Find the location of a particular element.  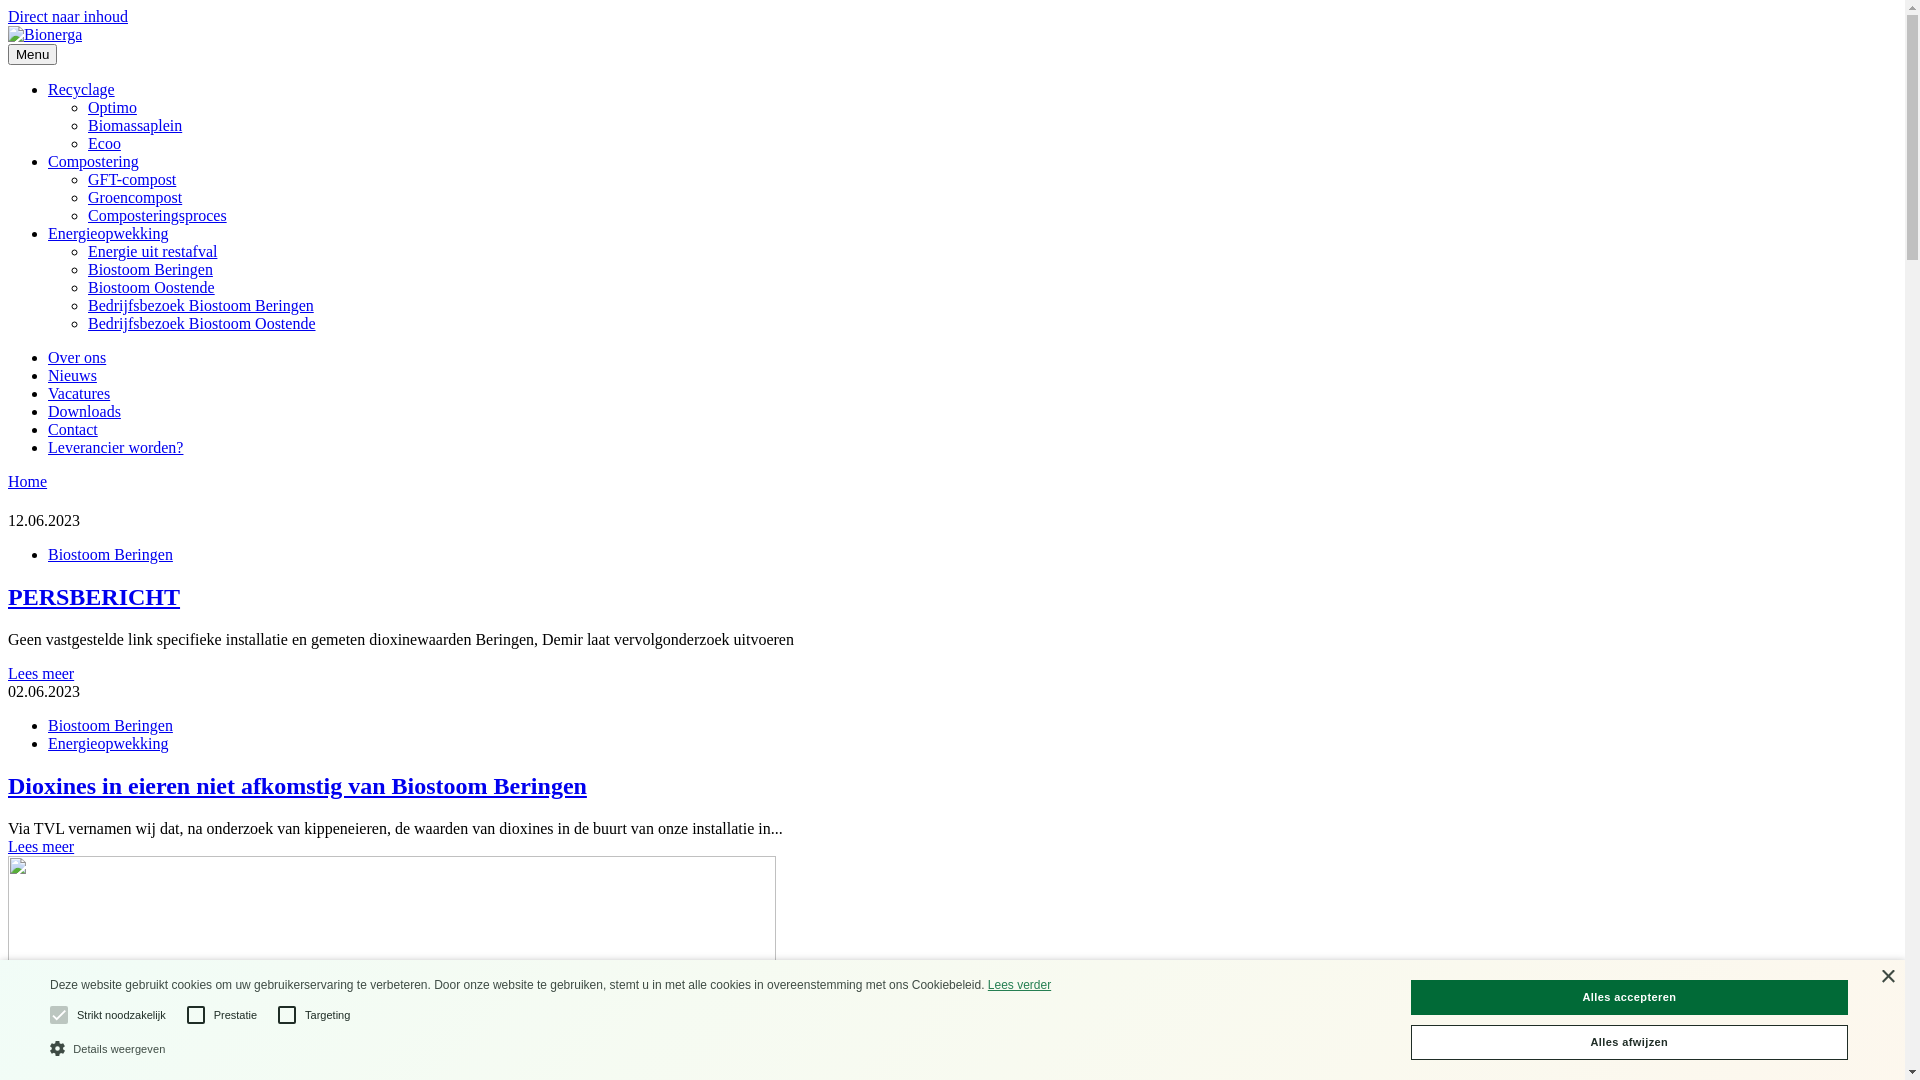

'PERSBERICHT' is located at coordinates (8, 596).